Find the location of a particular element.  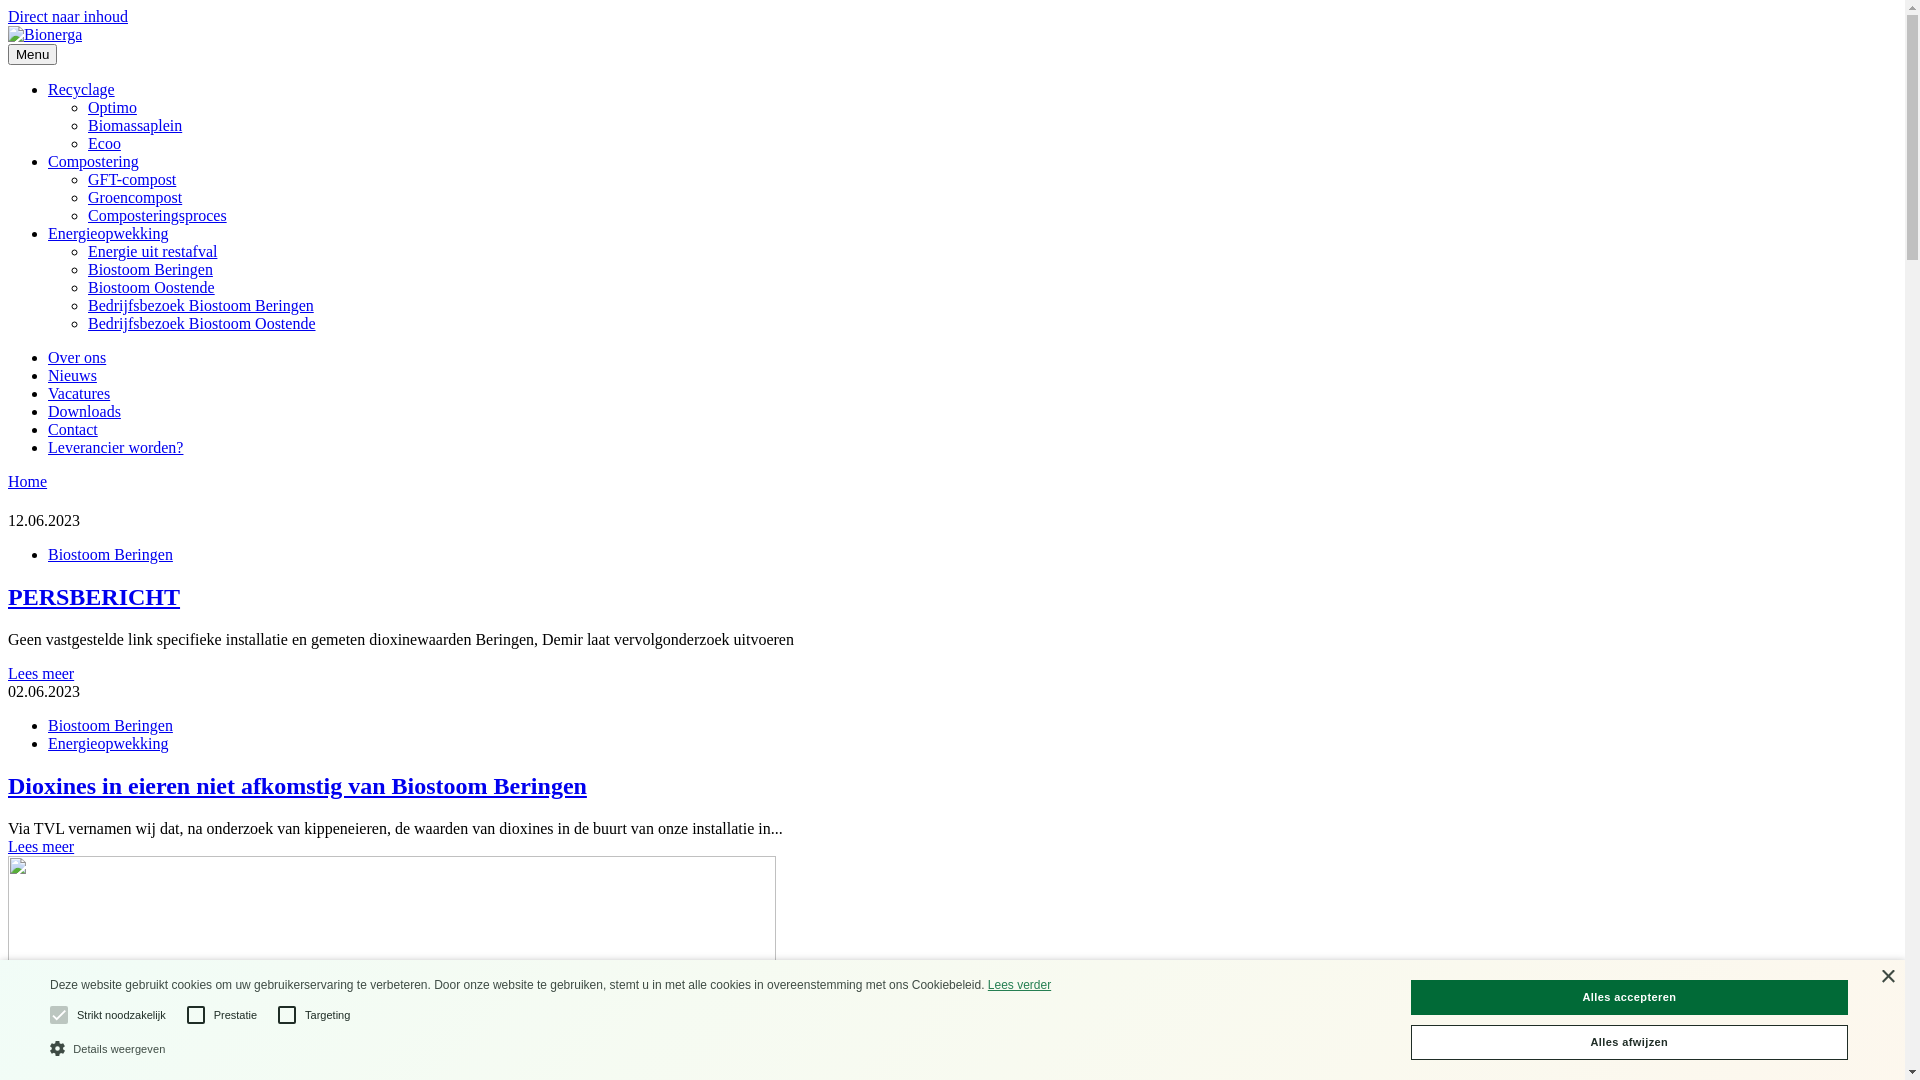

'PERSBERICHT' is located at coordinates (8, 596).